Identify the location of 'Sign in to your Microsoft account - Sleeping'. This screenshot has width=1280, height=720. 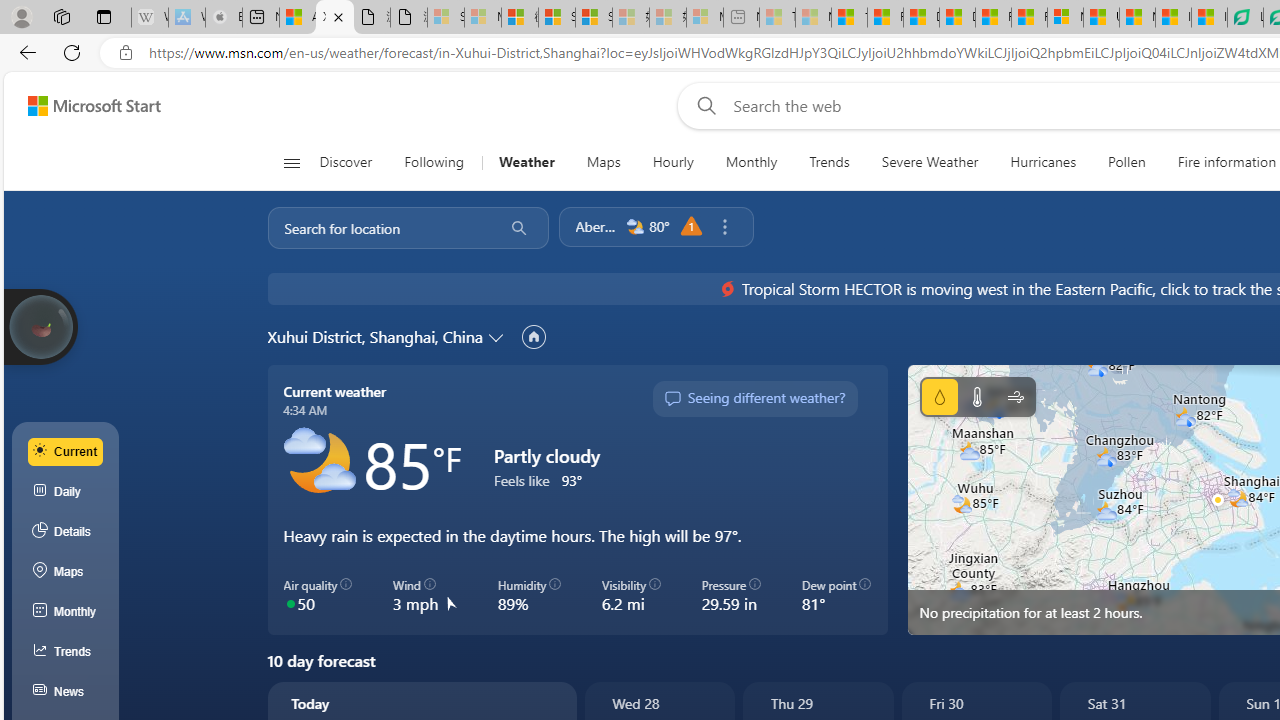
(445, 17).